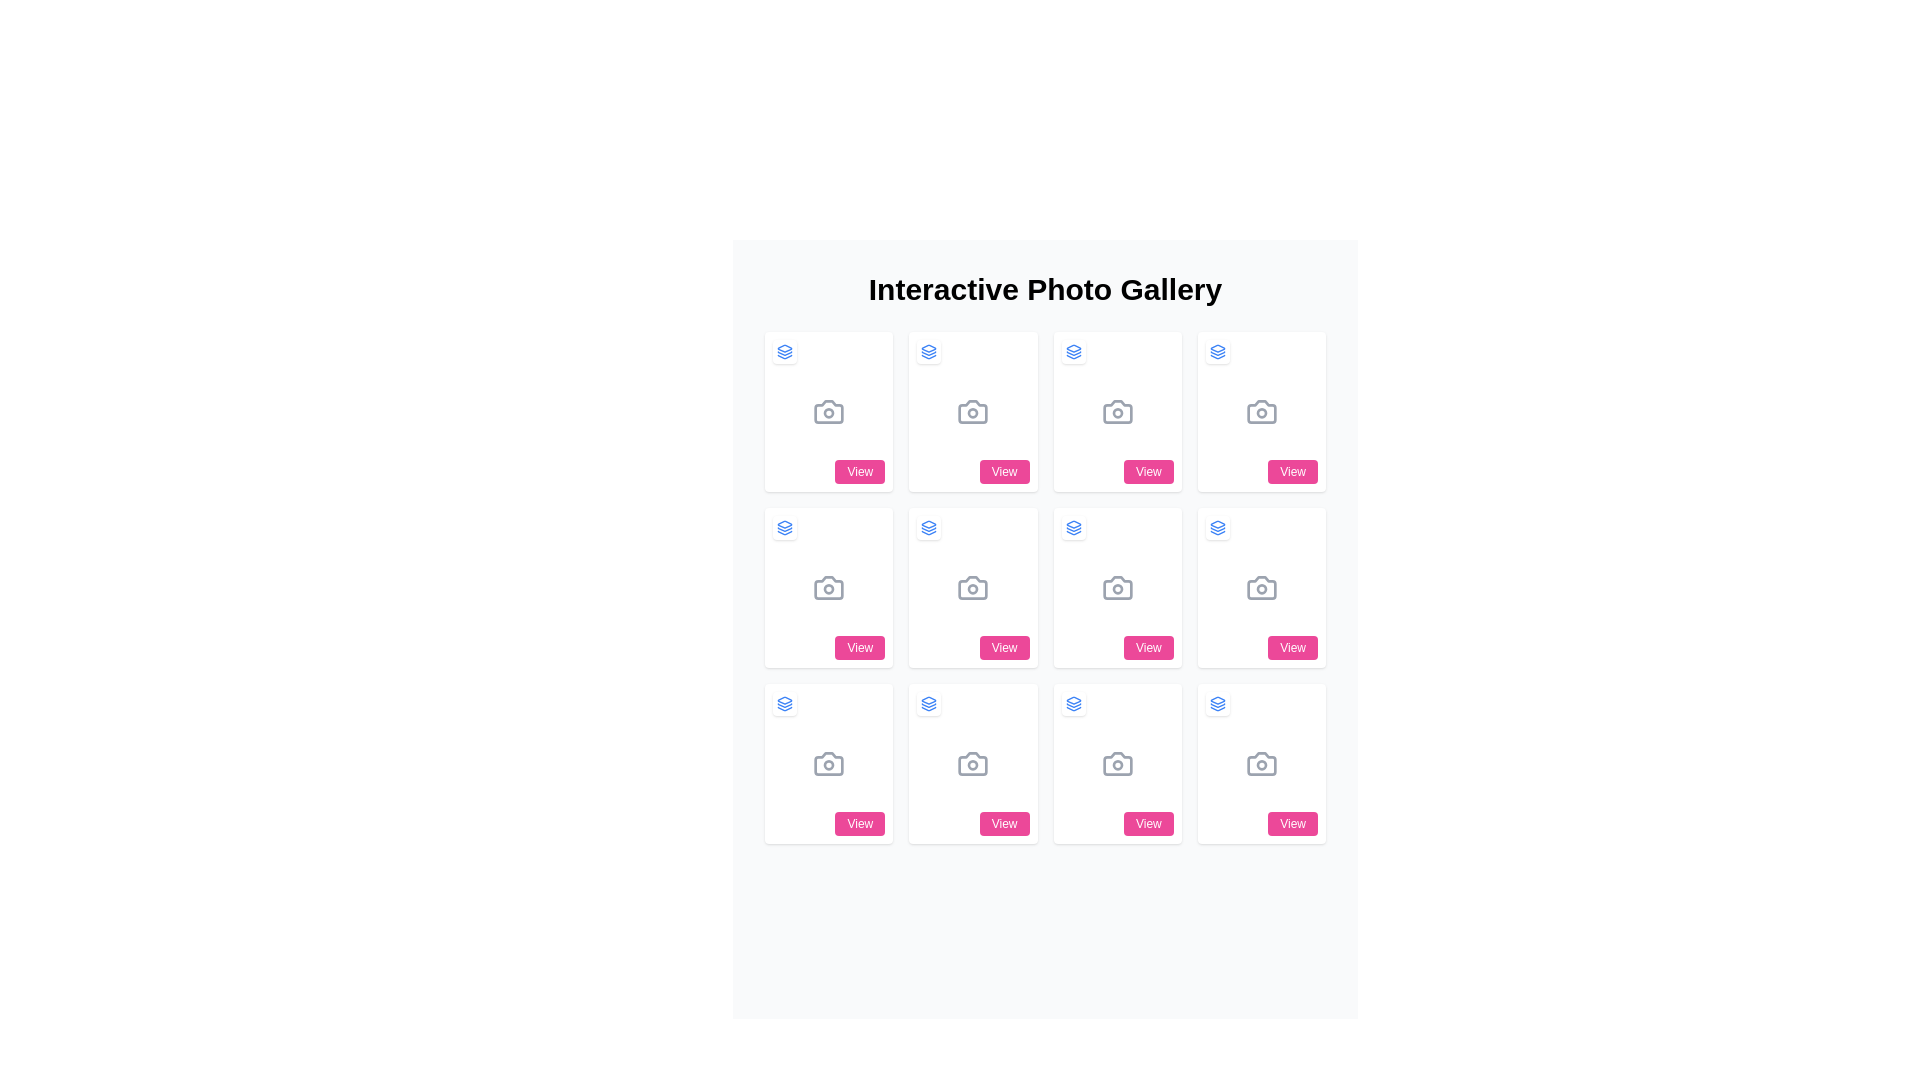 The image size is (1920, 1080). What do you see at coordinates (1148, 471) in the screenshot?
I see `the button with a pink background and white text reading 'View' located at the bottom-right corner of the rectangular card in the third column of the first row in a grid layout` at bounding box center [1148, 471].